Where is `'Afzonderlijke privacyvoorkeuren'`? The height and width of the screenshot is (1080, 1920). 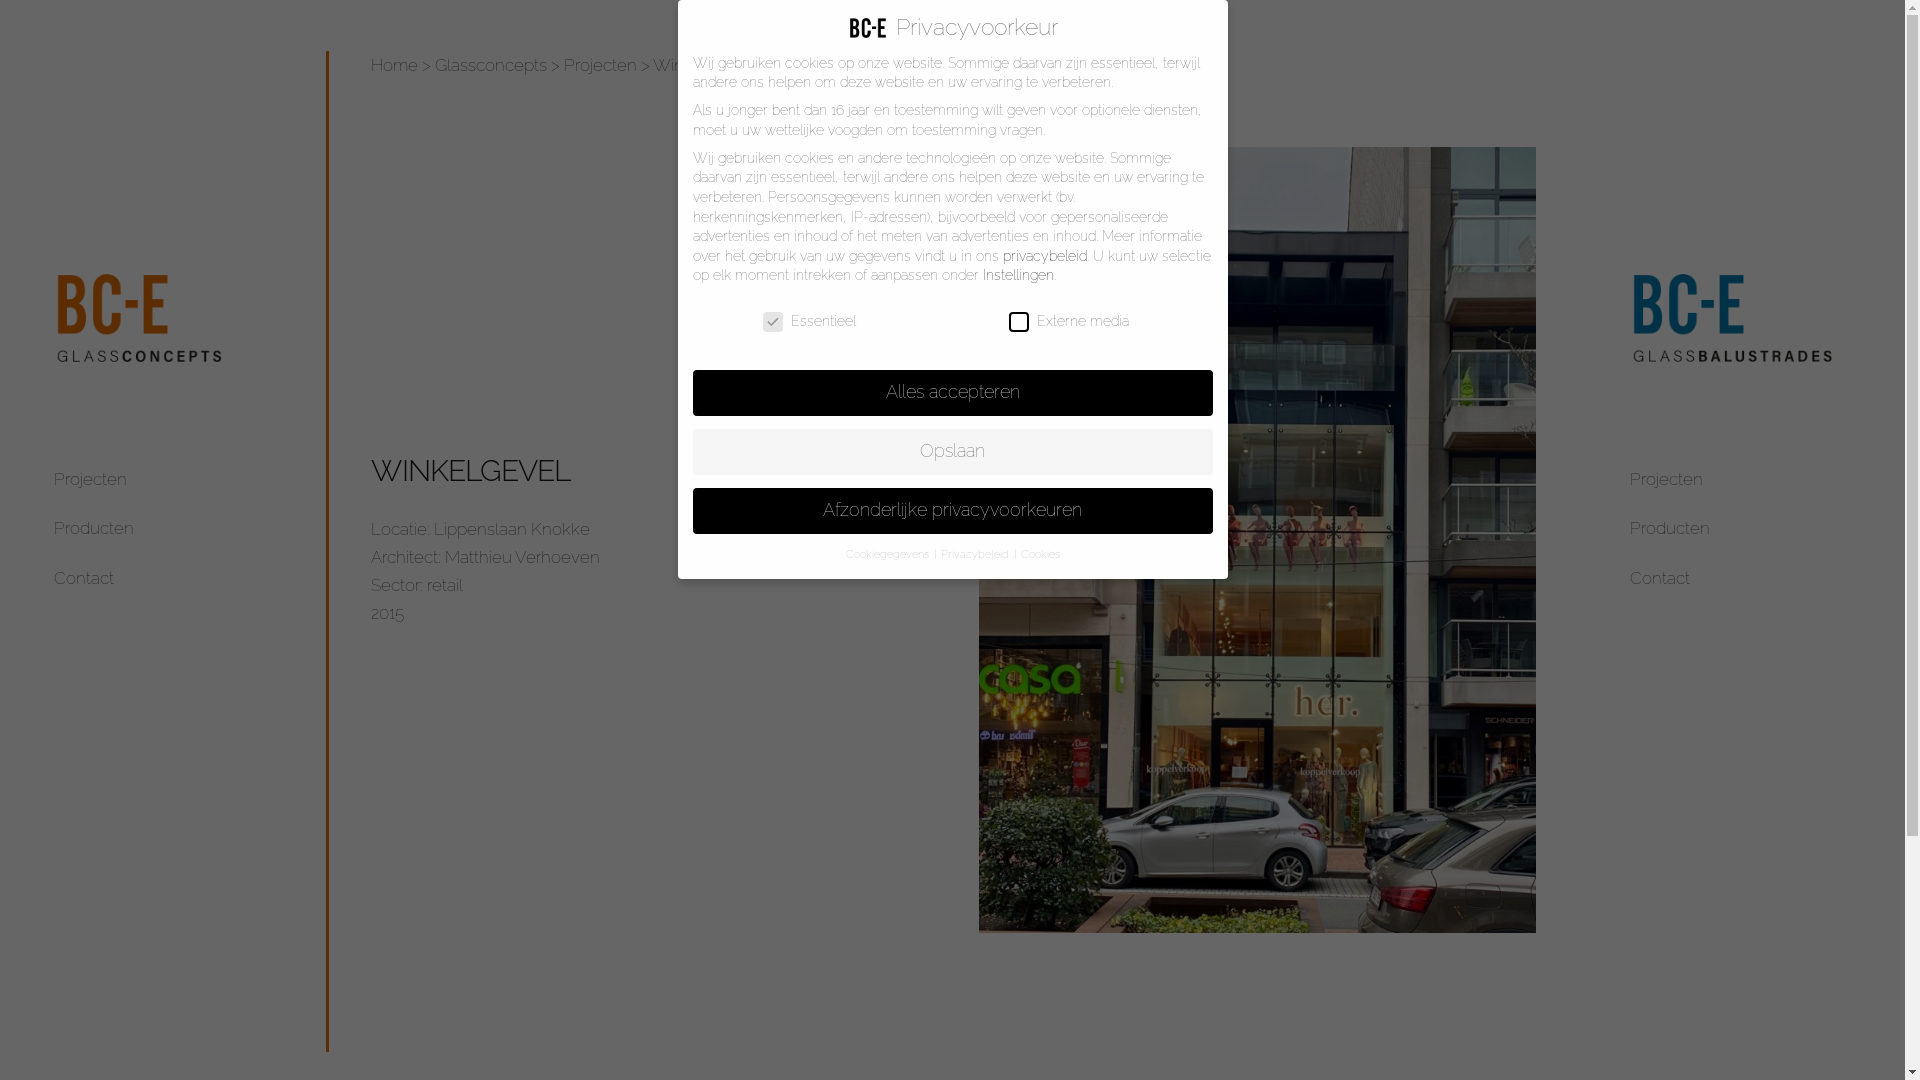
'Afzonderlijke privacyvoorkeuren' is located at coordinates (950, 509).